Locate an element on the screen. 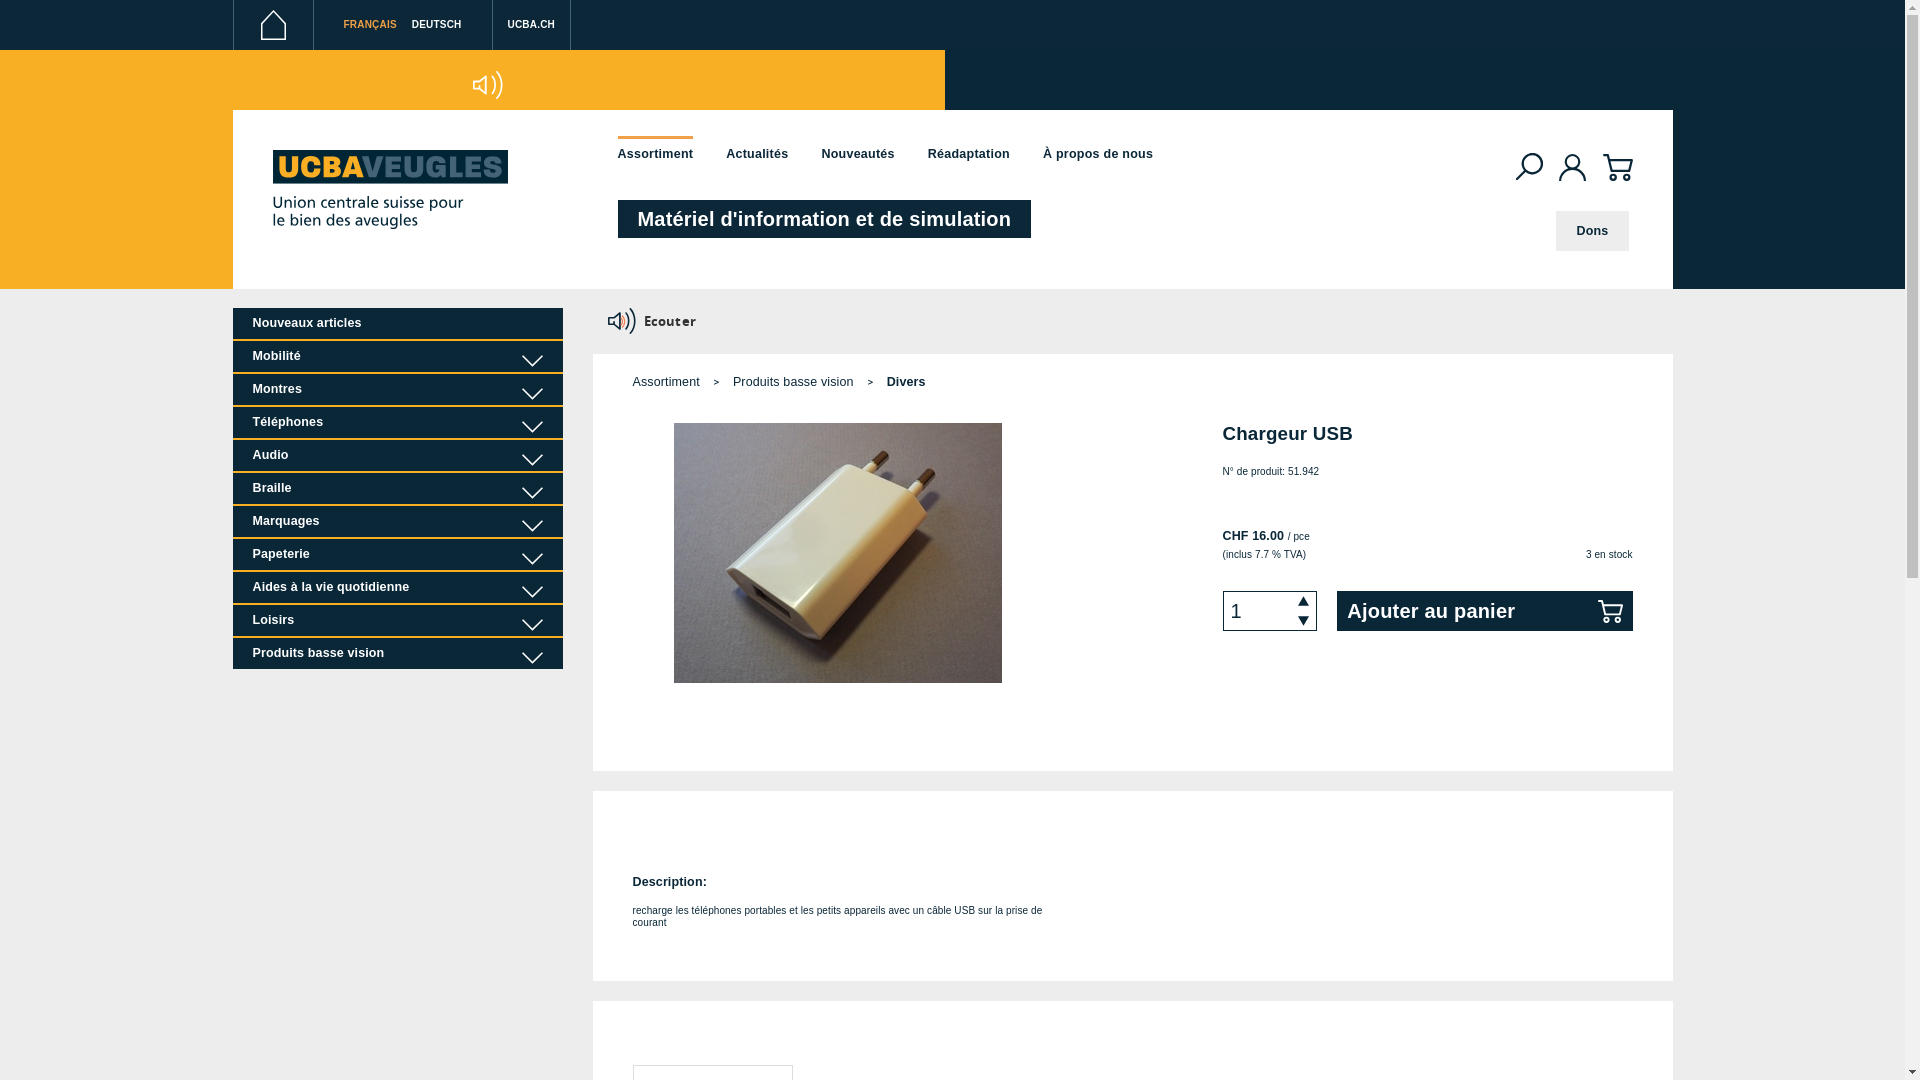  'Panier / Caisse' is located at coordinates (1617, 178).